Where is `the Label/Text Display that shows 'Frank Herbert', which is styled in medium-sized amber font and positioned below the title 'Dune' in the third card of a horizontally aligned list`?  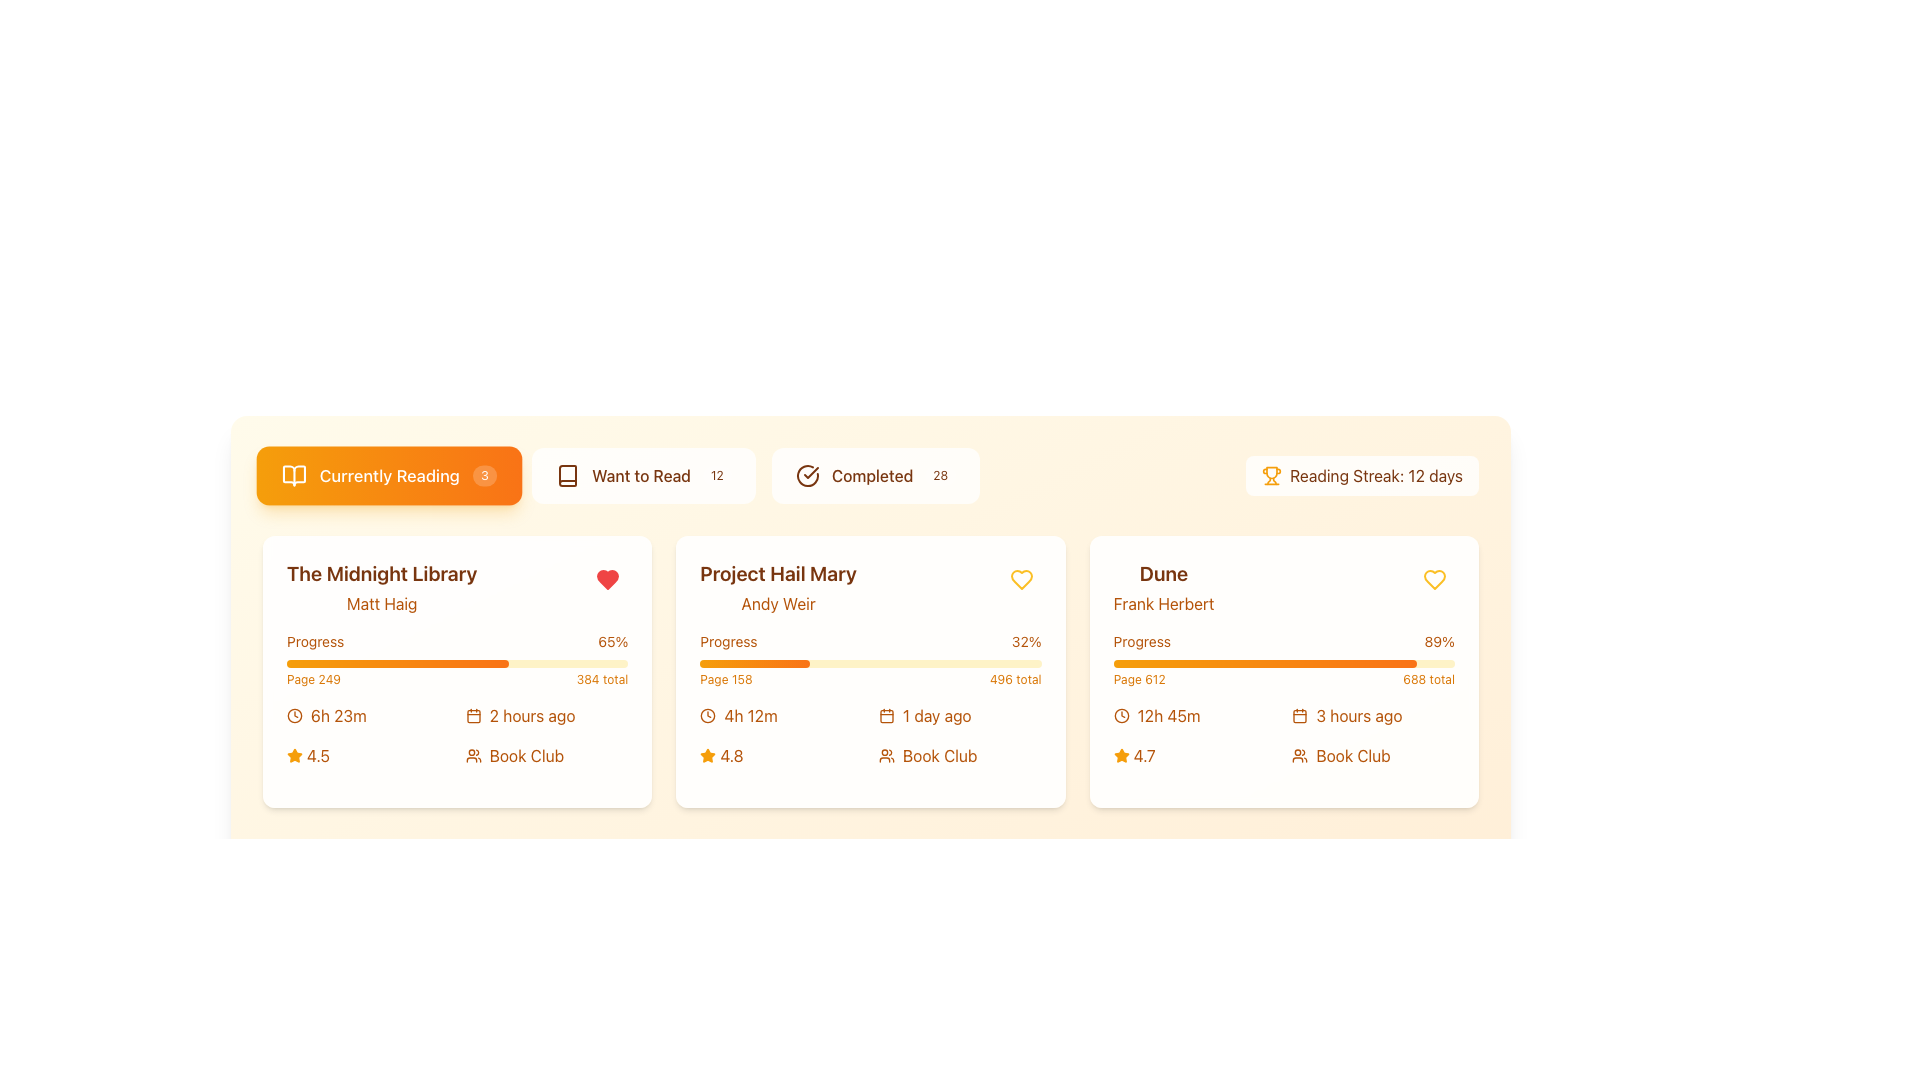
the Label/Text Display that shows 'Frank Herbert', which is styled in medium-sized amber font and positioned below the title 'Dune' in the third card of a horizontally aligned list is located at coordinates (1163, 603).